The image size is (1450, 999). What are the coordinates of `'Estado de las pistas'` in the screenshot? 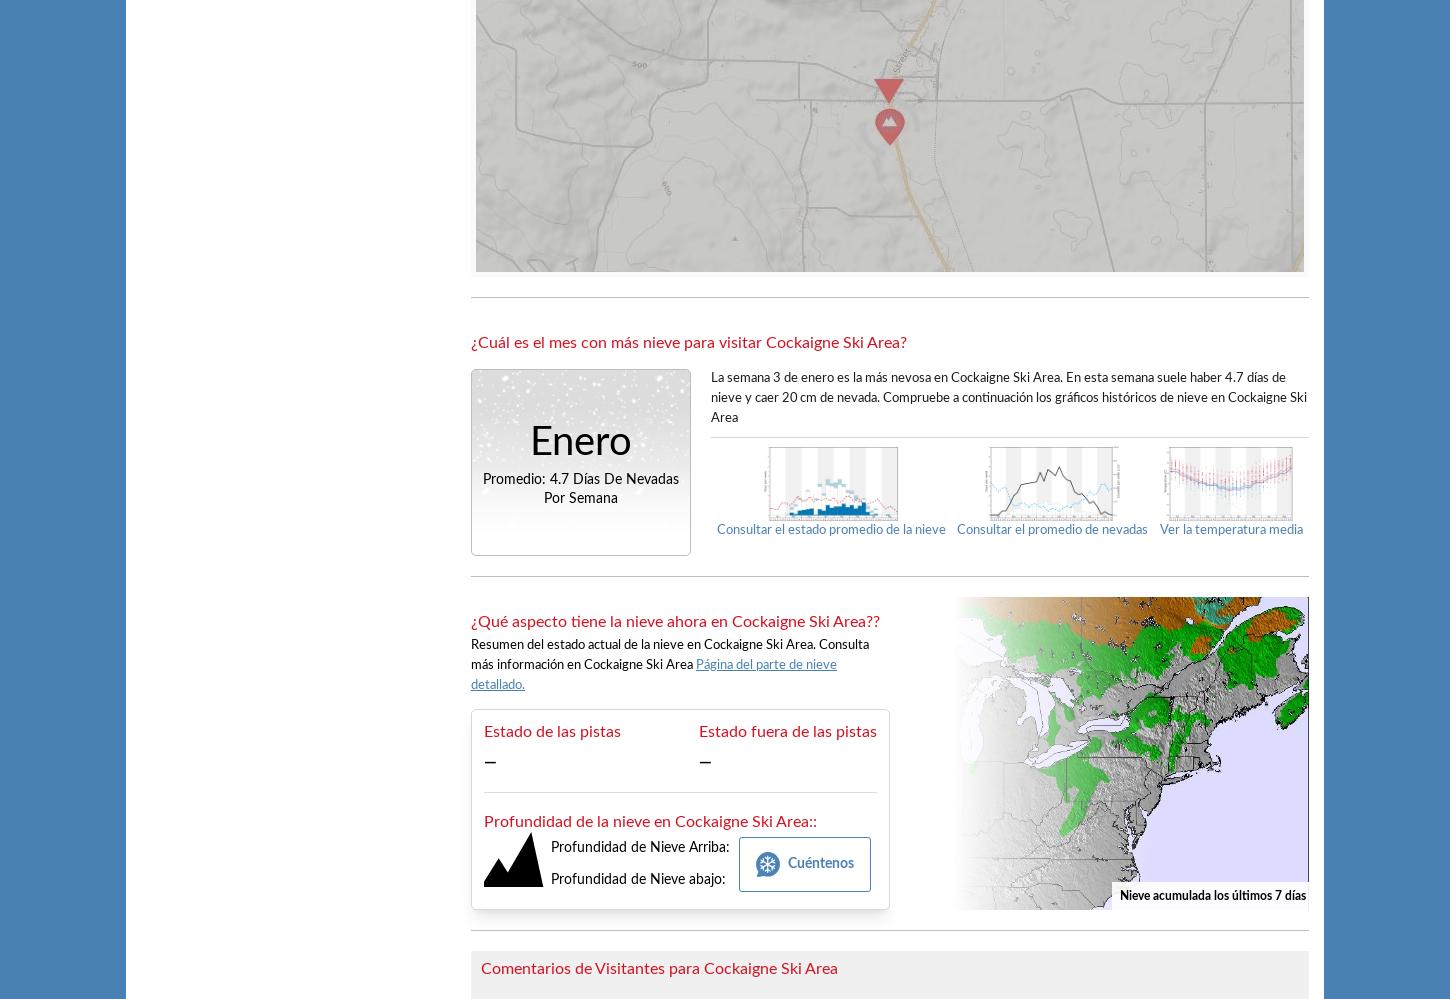 It's located at (484, 729).